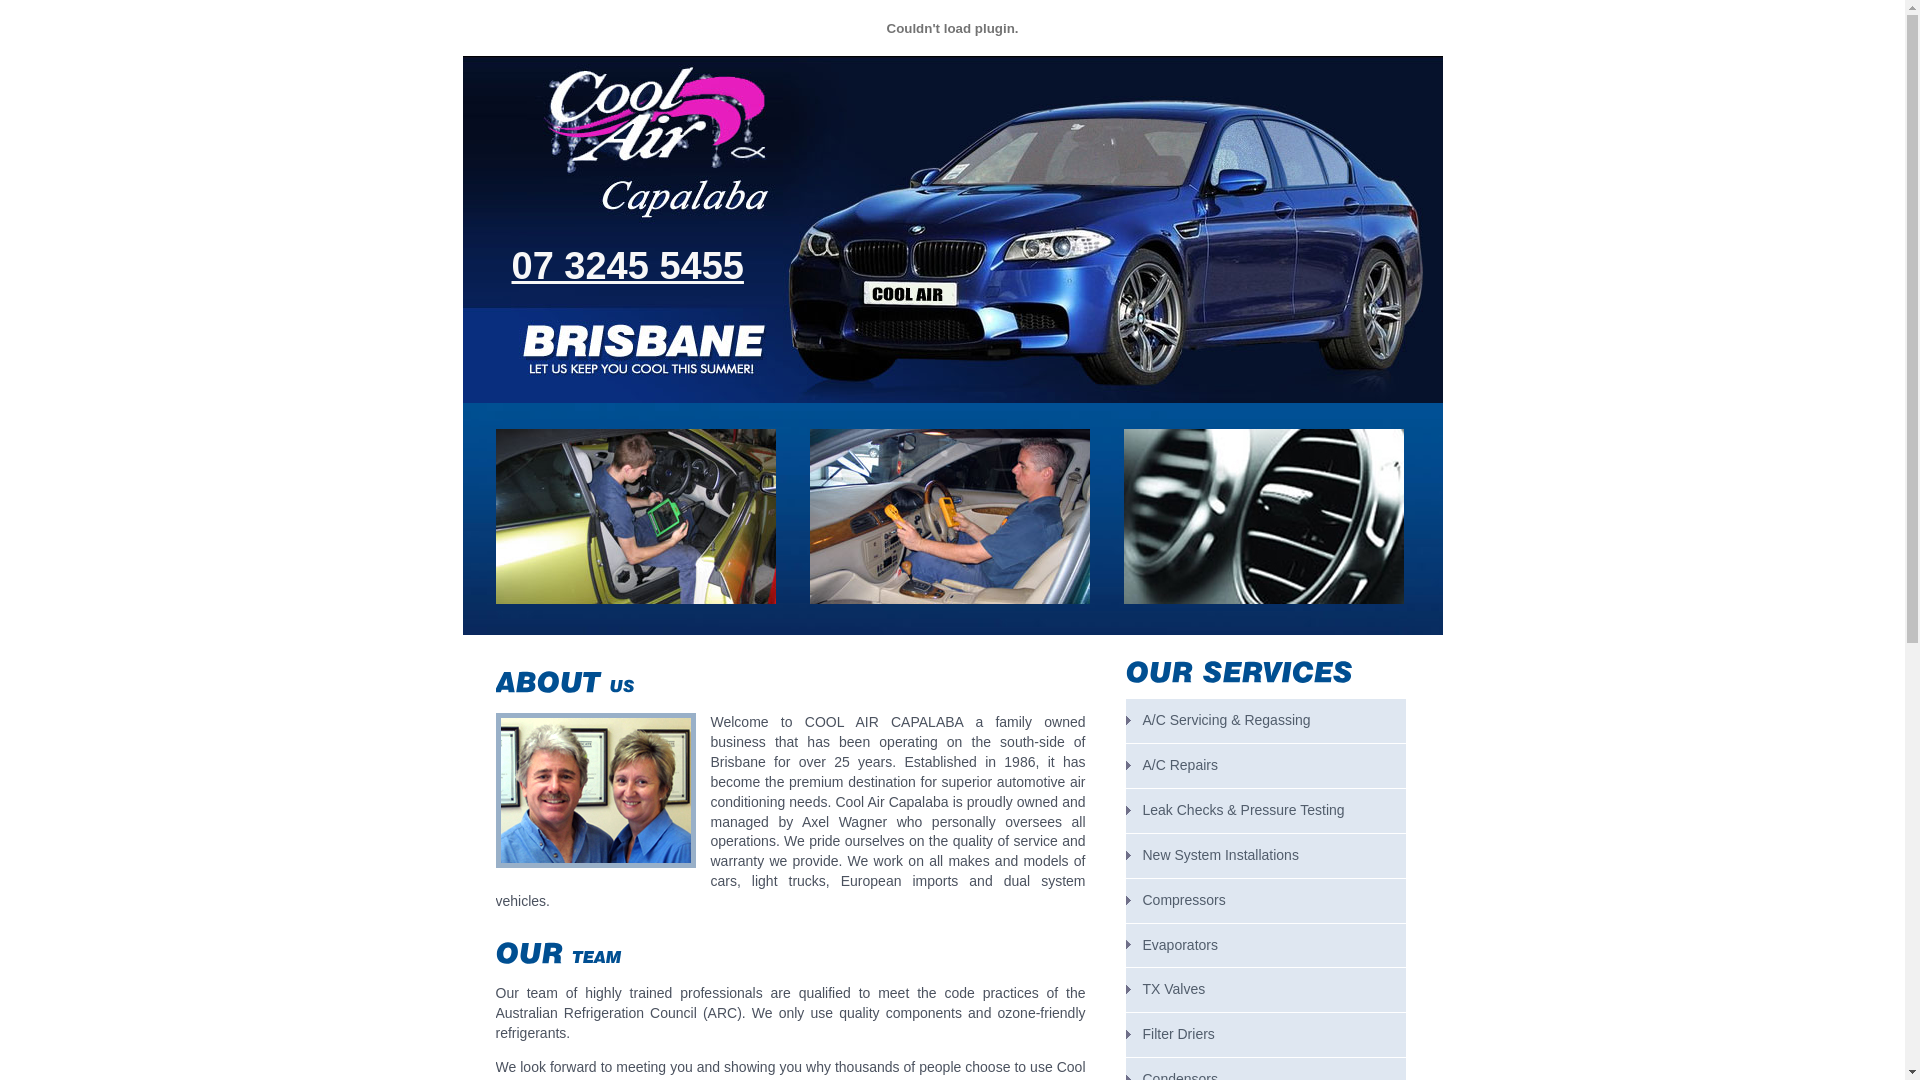 The width and height of the screenshot is (1920, 1080). I want to click on 'Evaporators', so click(1126, 945).